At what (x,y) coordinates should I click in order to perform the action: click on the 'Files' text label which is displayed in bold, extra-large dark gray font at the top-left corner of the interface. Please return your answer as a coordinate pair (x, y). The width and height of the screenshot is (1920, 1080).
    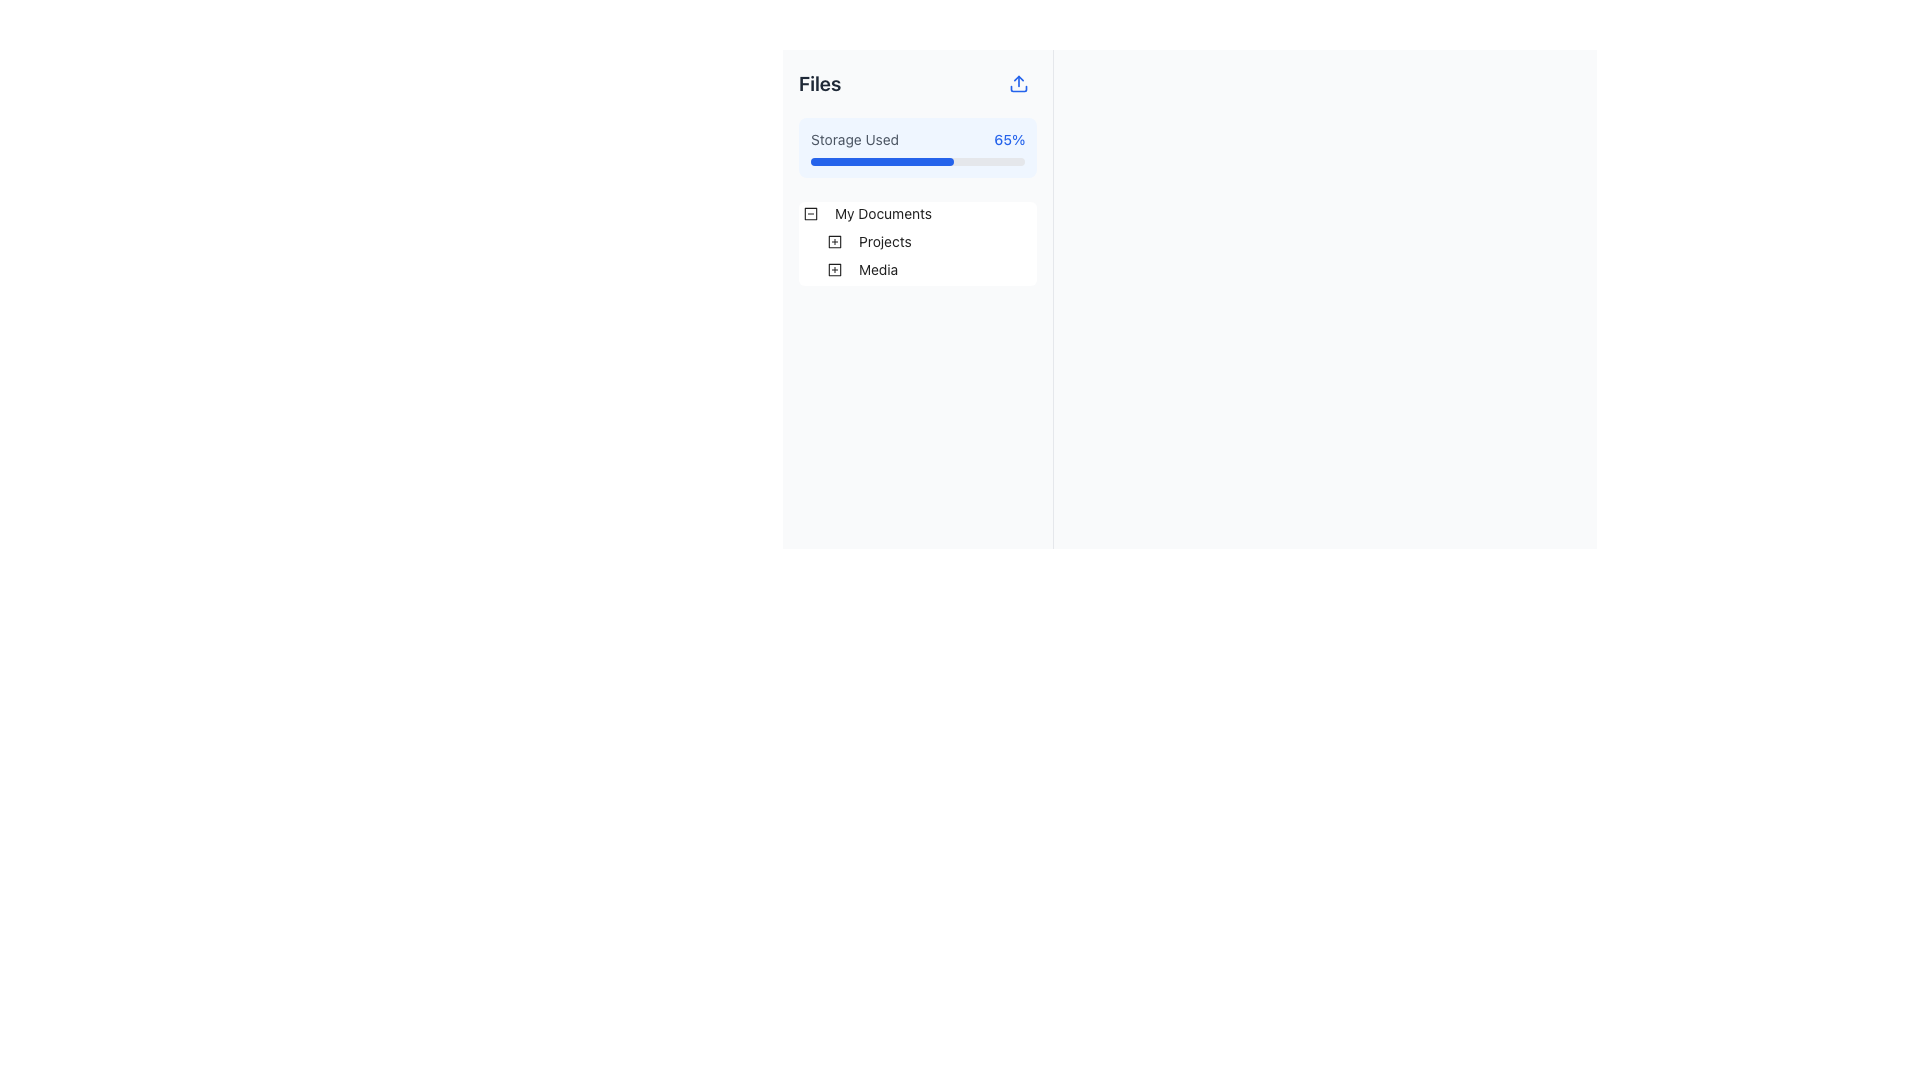
    Looking at the image, I should click on (820, 83).